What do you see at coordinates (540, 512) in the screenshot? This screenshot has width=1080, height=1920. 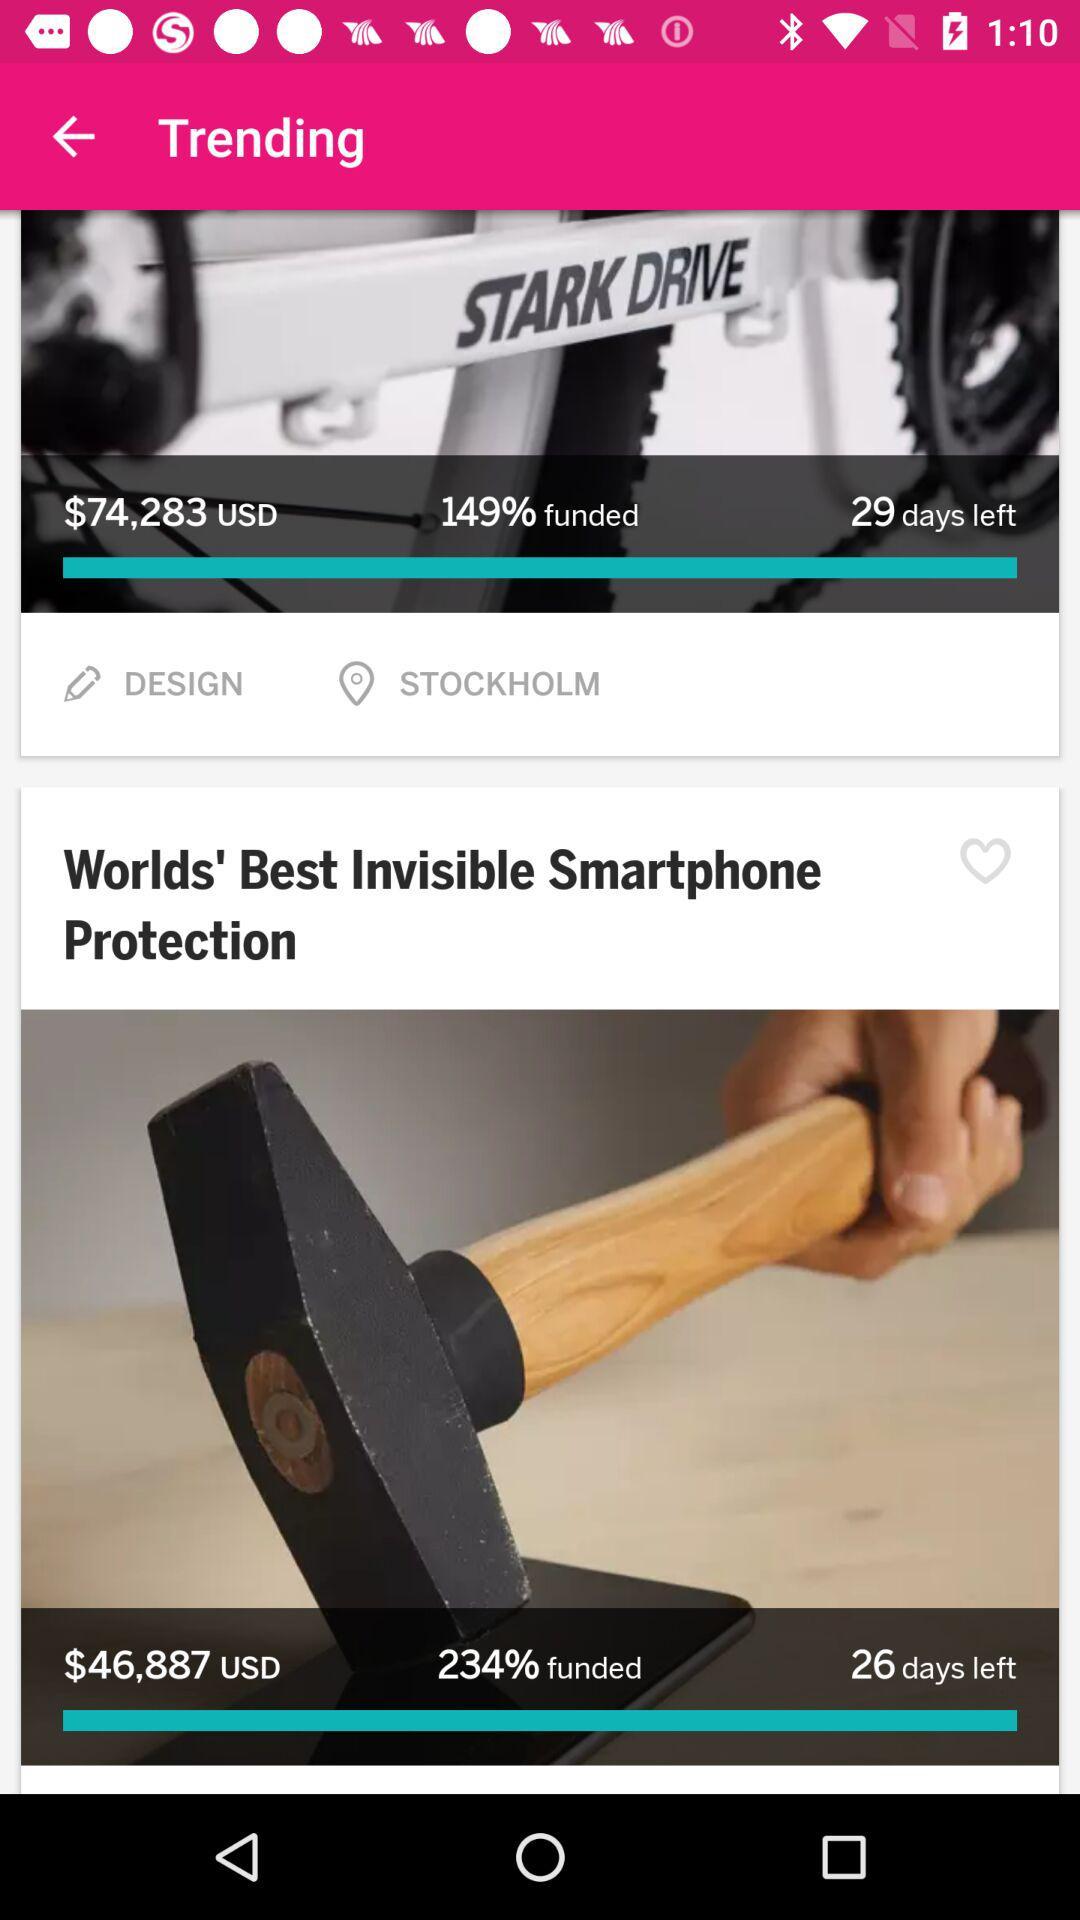 I see `item to the left of 29 days left icon` at bounding box center [540, 512].